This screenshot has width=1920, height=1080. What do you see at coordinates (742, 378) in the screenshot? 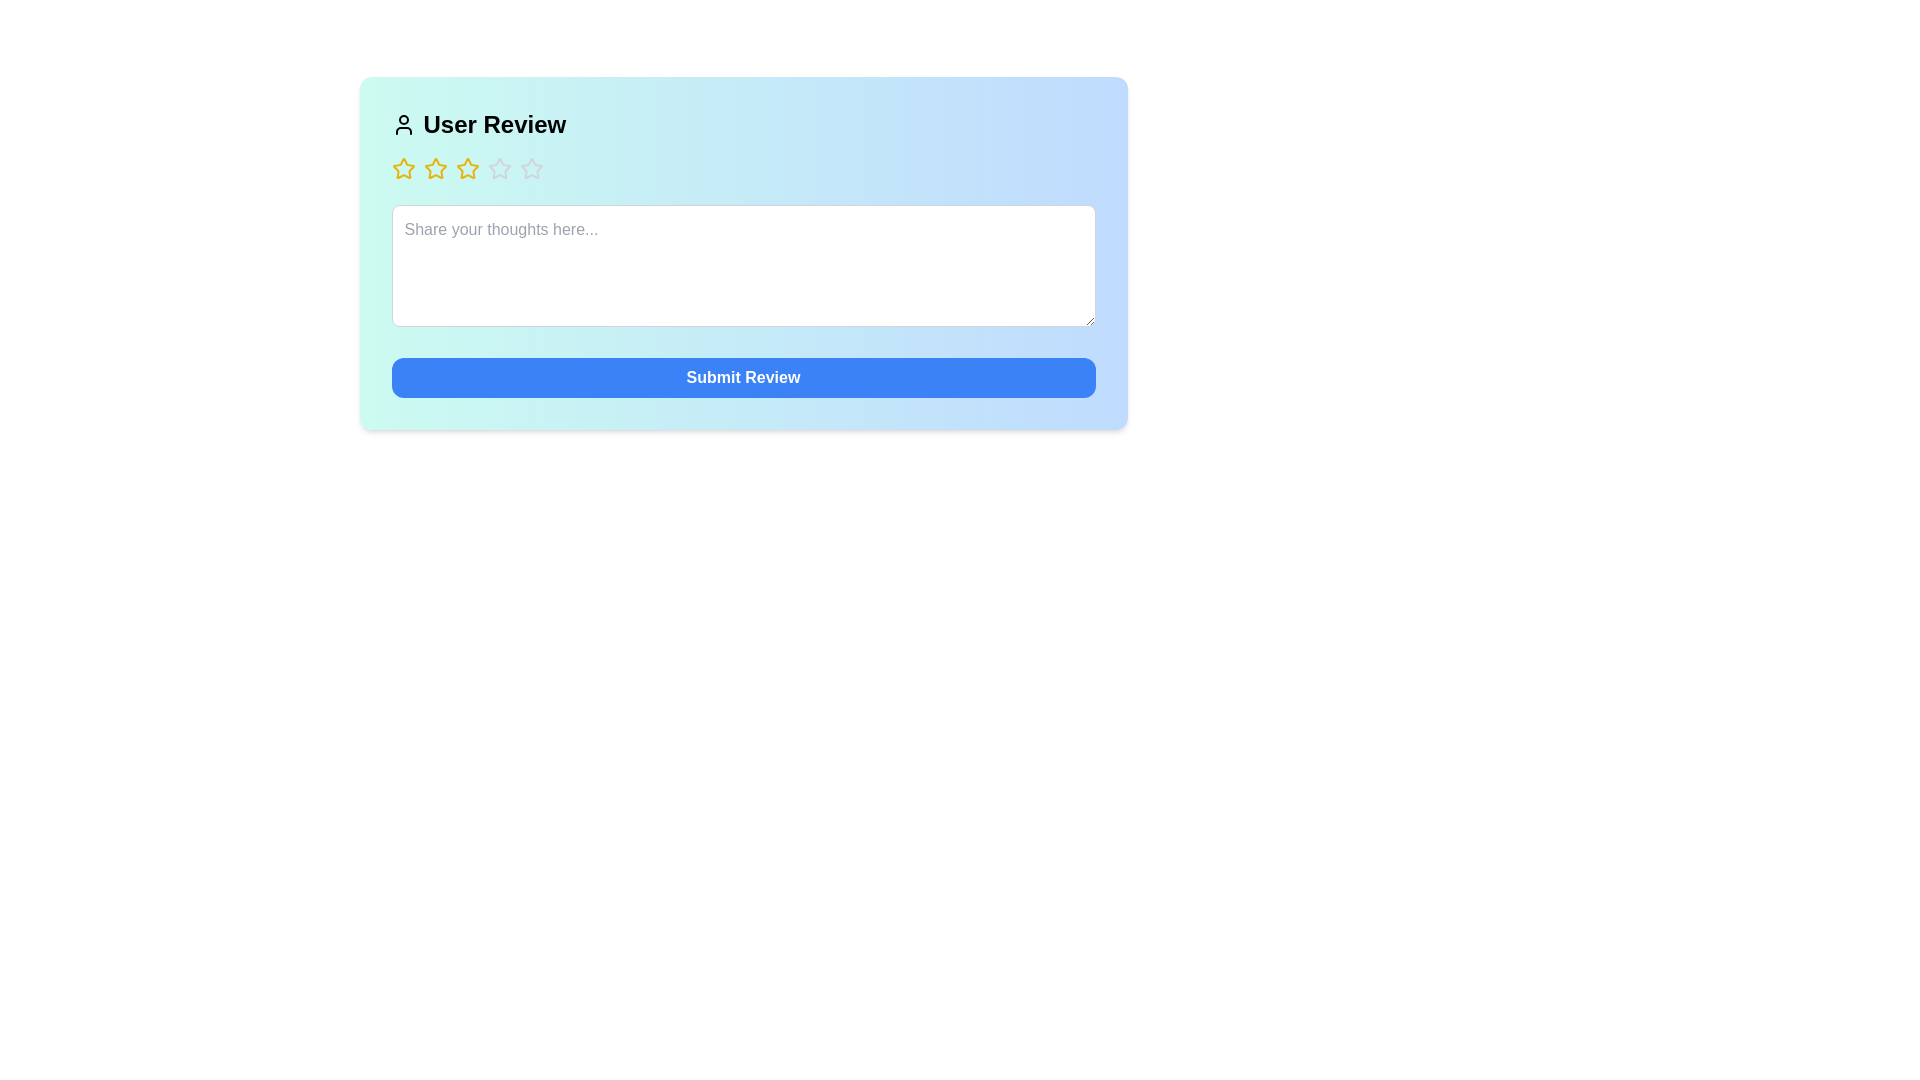
I see `'Submit Review' button` at bounding box center [742, 378].